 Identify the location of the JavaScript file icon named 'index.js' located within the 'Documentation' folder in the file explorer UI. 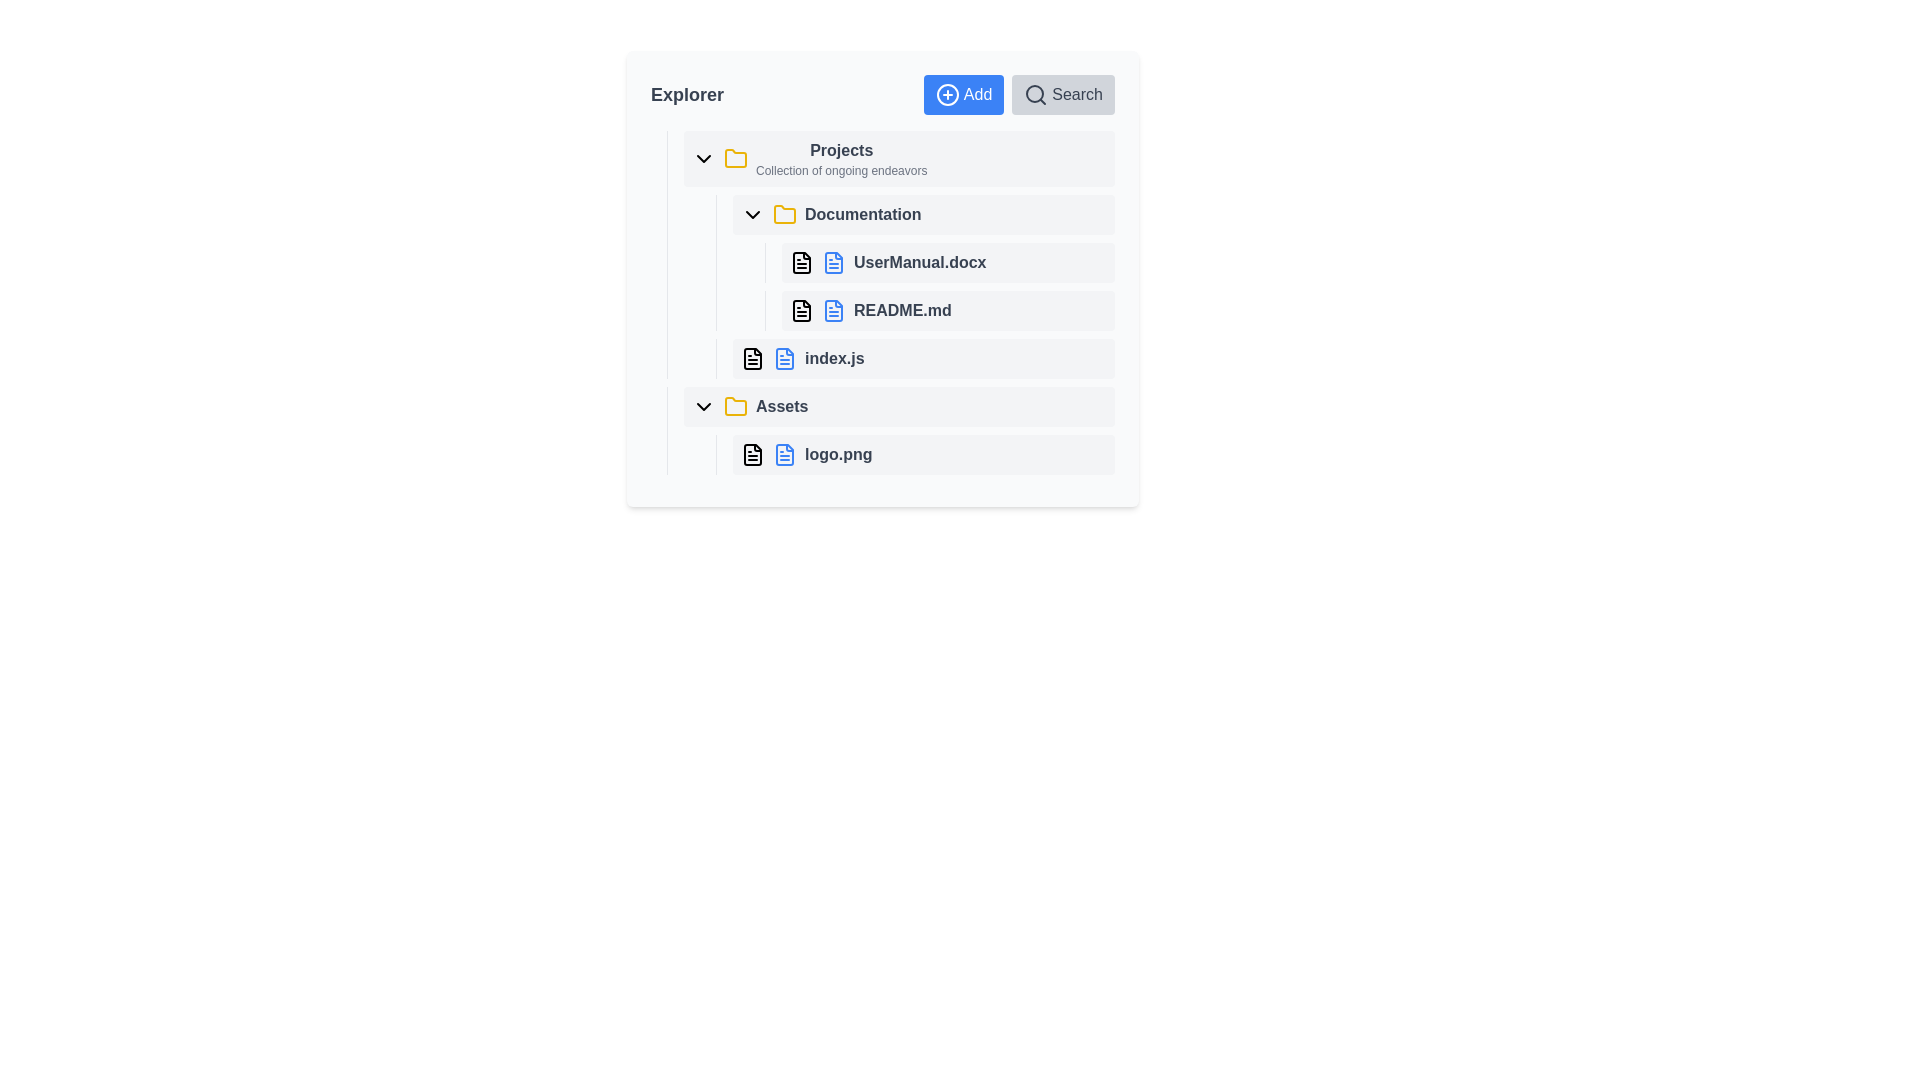
(752, 357).